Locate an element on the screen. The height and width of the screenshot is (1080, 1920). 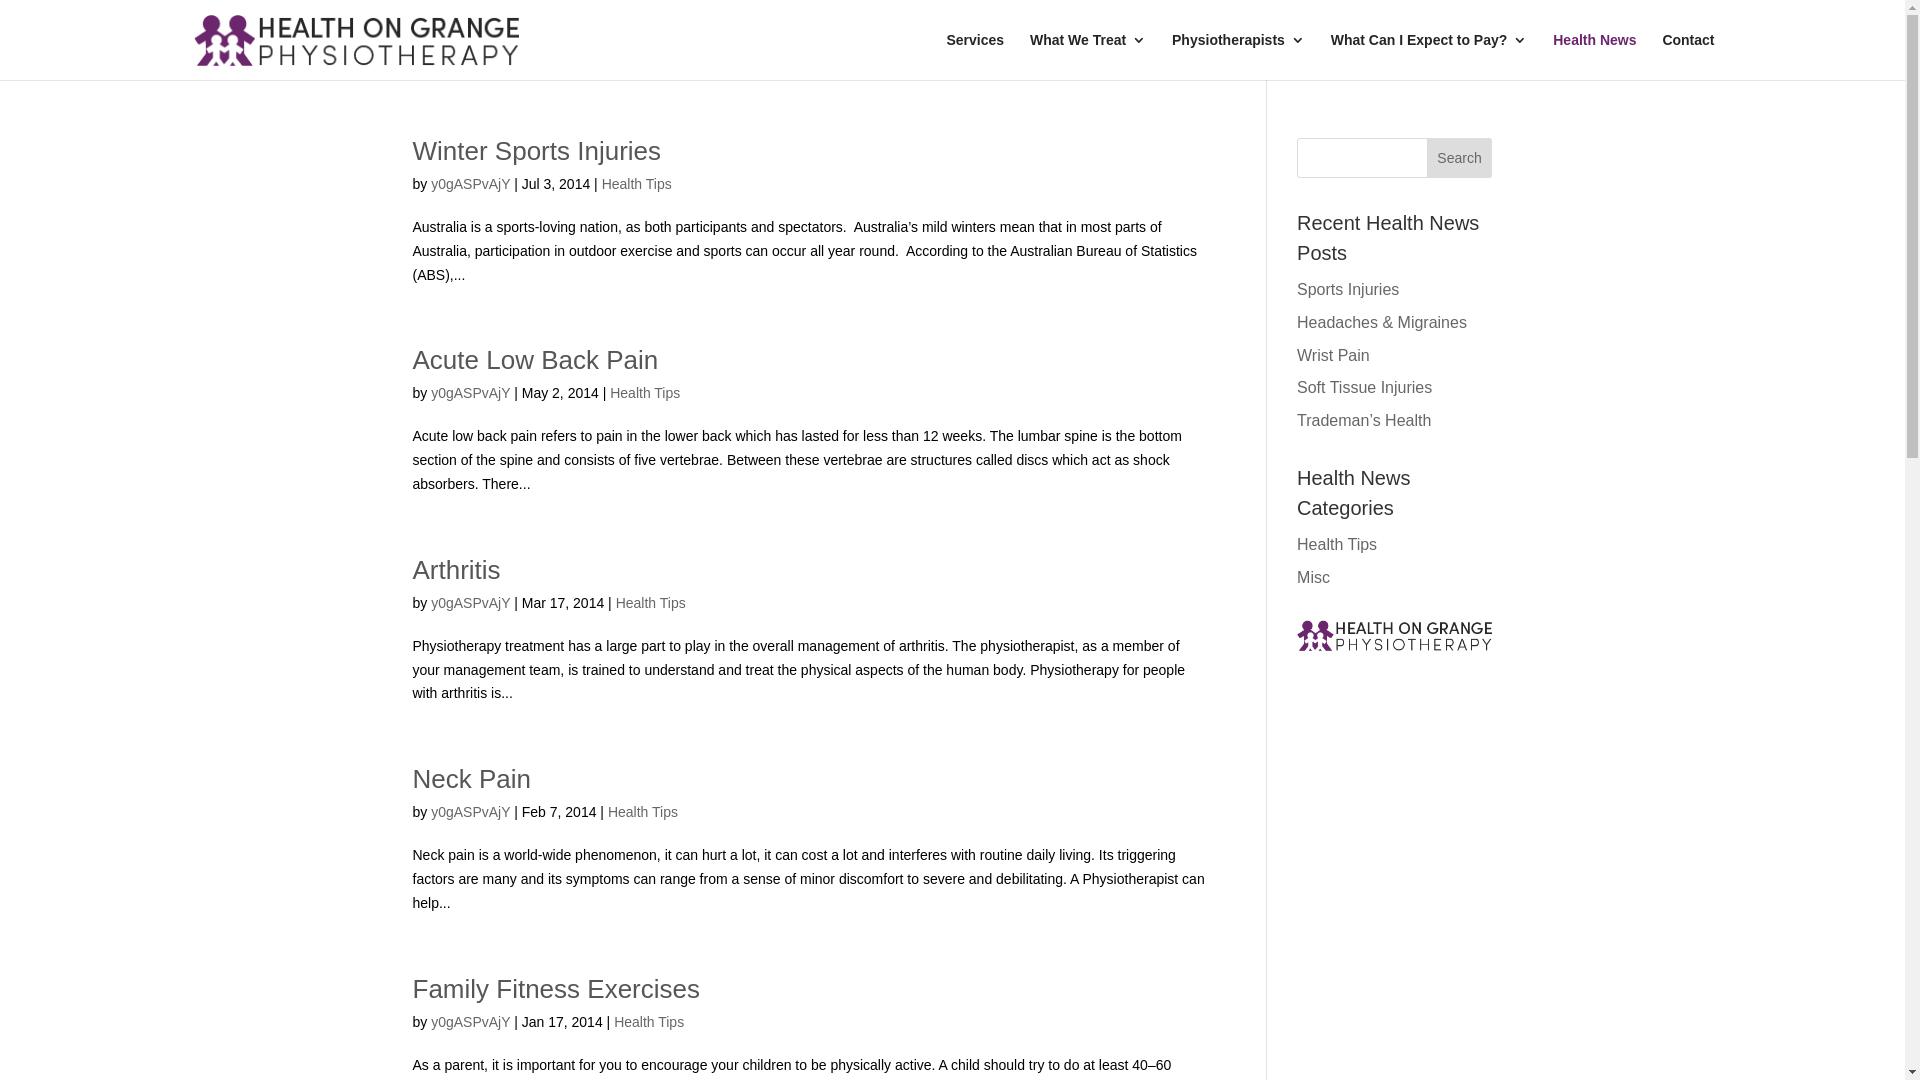
'Headaches & Migraines' is located at coordinates (1381, 321).